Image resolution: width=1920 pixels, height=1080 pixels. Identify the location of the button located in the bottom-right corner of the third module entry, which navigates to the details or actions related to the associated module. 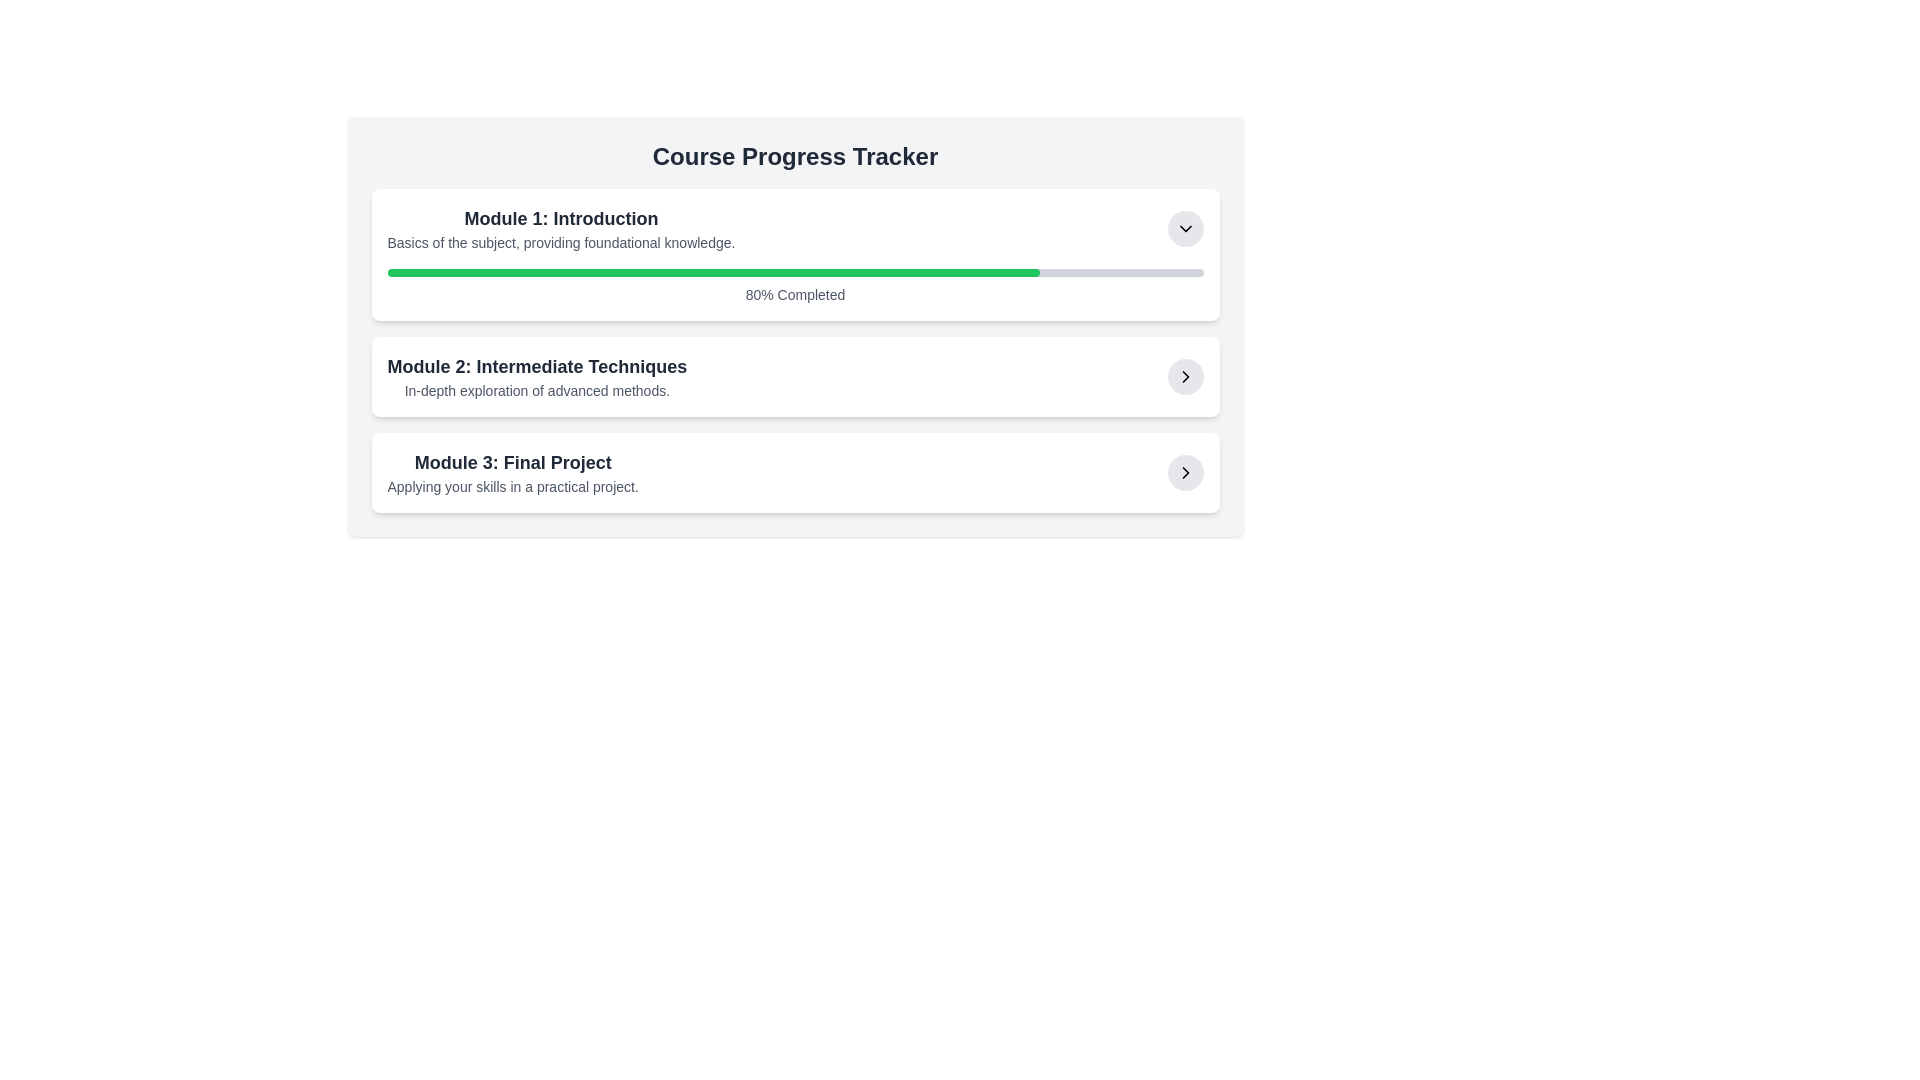
(1185, 473).